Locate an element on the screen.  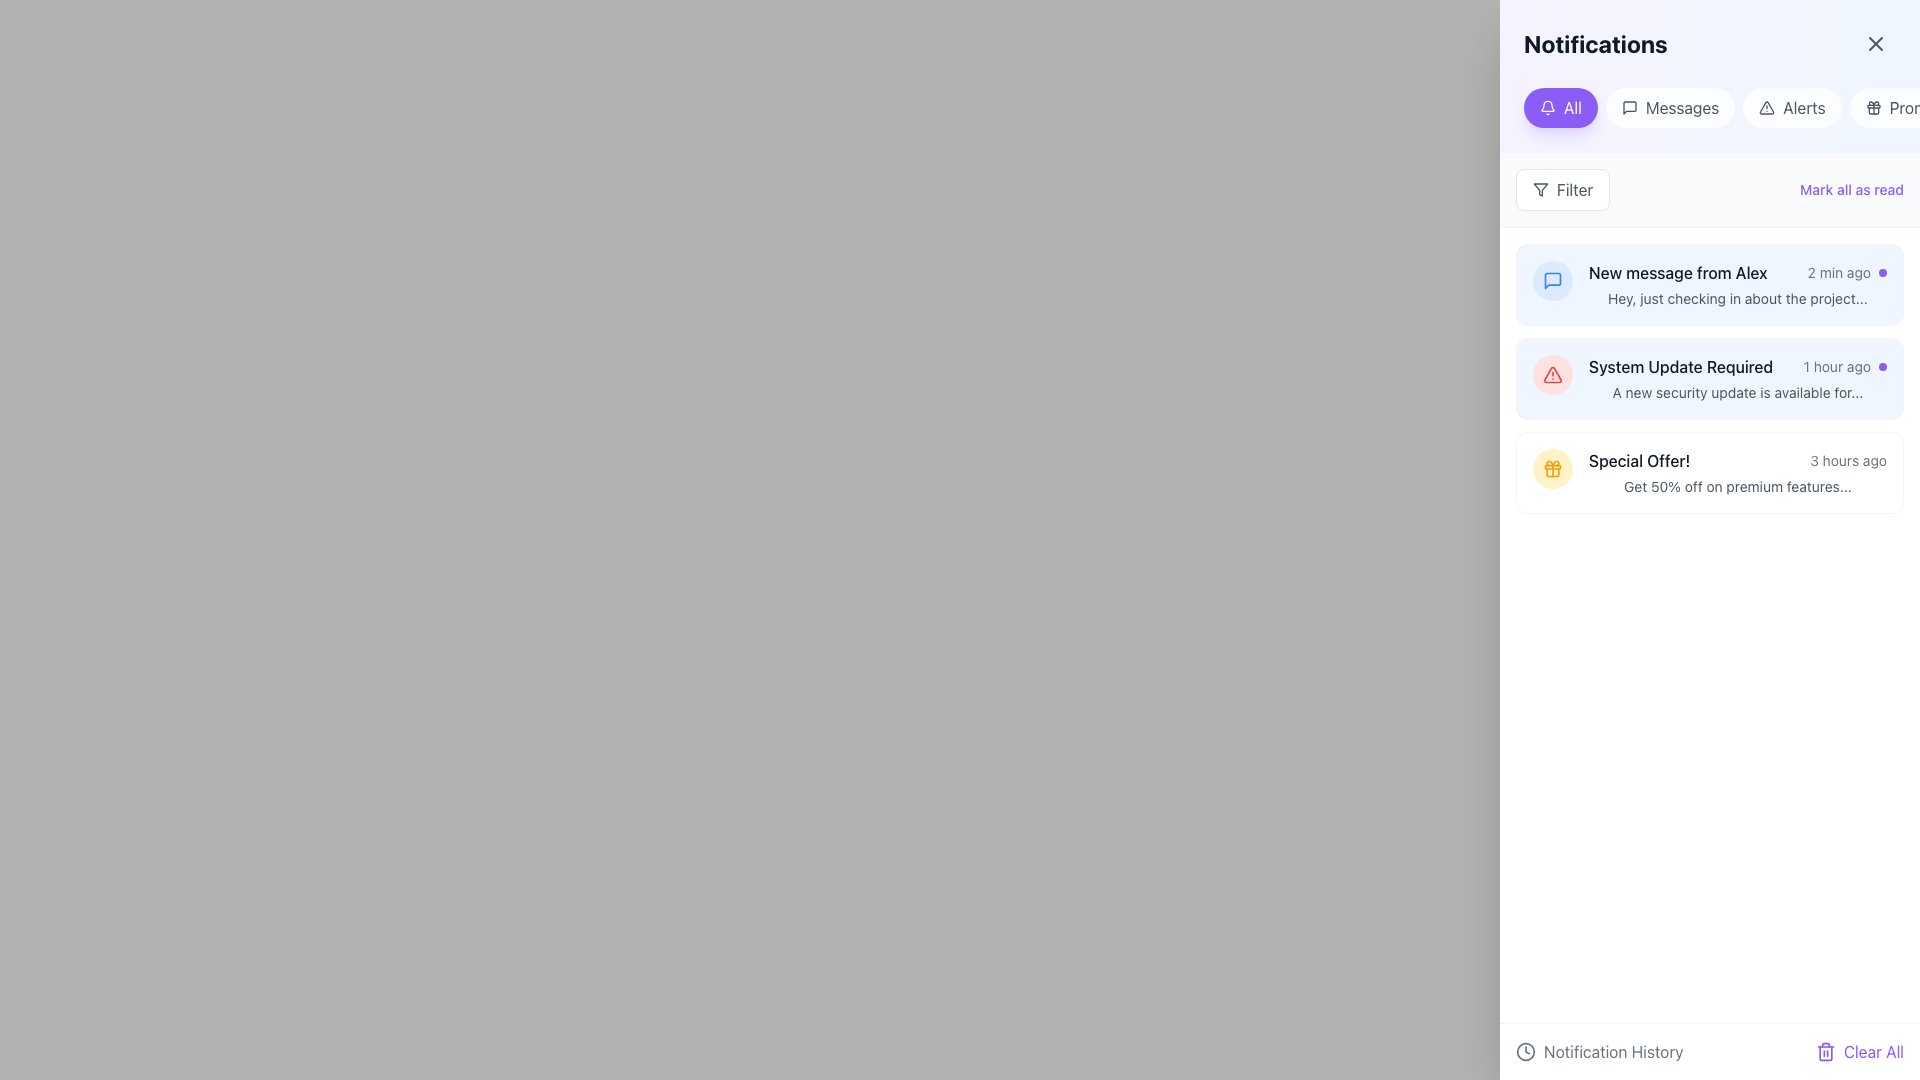
the alert triangle icon located to the left of the 'System Update Required' text in the notification section to interact with the associated notification is located at coordinates (1551, 374).